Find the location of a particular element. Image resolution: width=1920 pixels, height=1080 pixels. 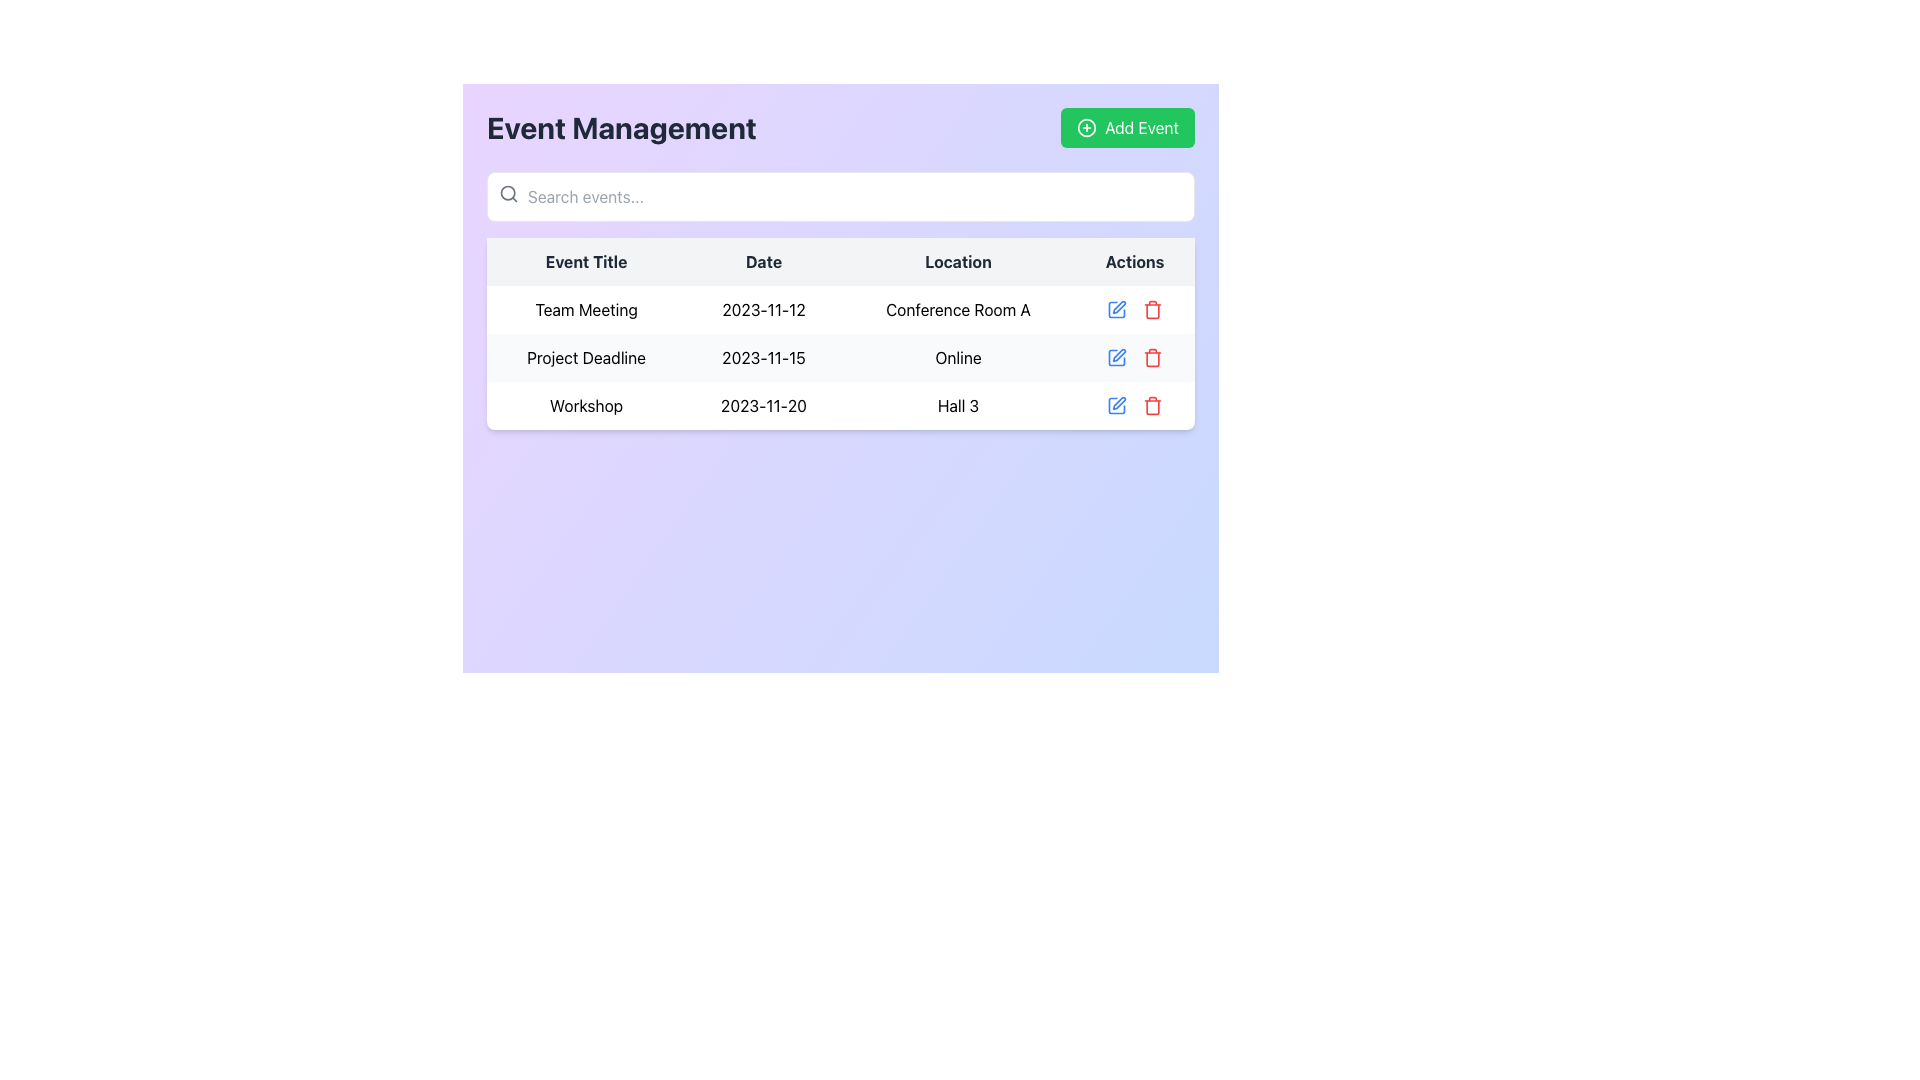

the Text Label that identifies the event 'Workshop', located in the first column of the third row in the table beneath the 'Event Title' header is located at coordinates (585, 405).